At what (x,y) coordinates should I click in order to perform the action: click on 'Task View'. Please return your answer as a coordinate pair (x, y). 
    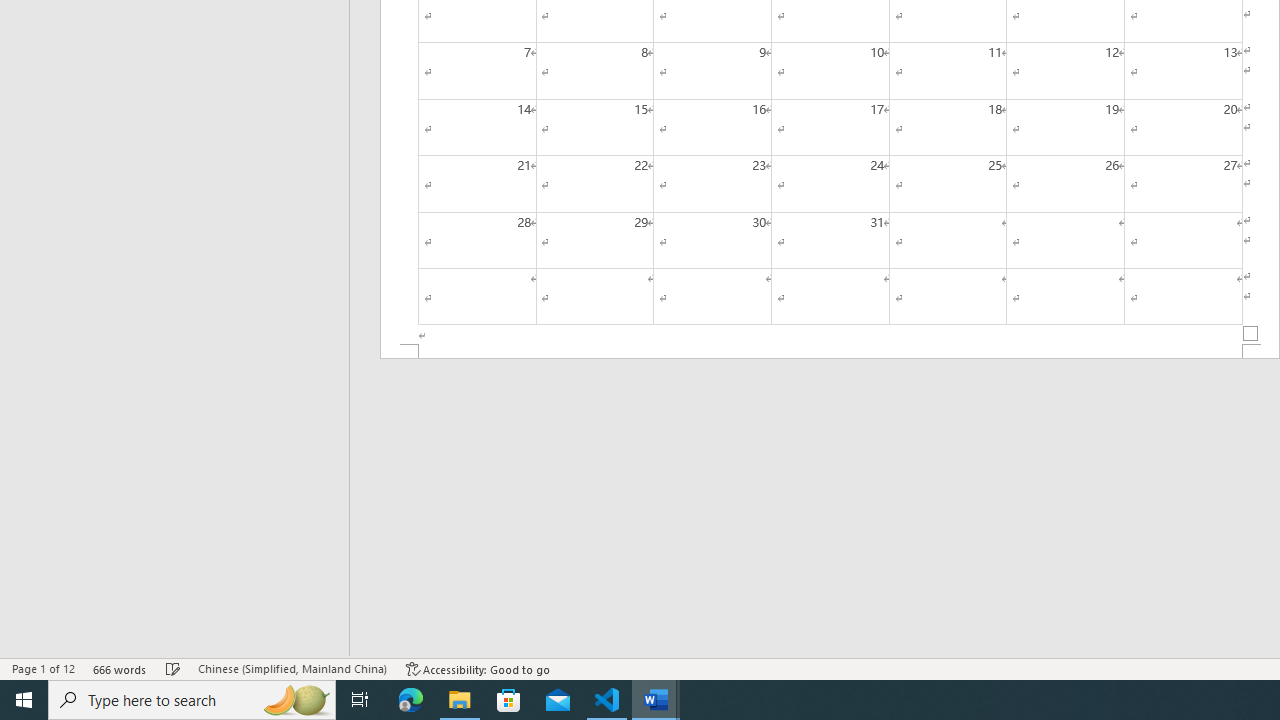
    Looking at the image, I should click on (359, 698).